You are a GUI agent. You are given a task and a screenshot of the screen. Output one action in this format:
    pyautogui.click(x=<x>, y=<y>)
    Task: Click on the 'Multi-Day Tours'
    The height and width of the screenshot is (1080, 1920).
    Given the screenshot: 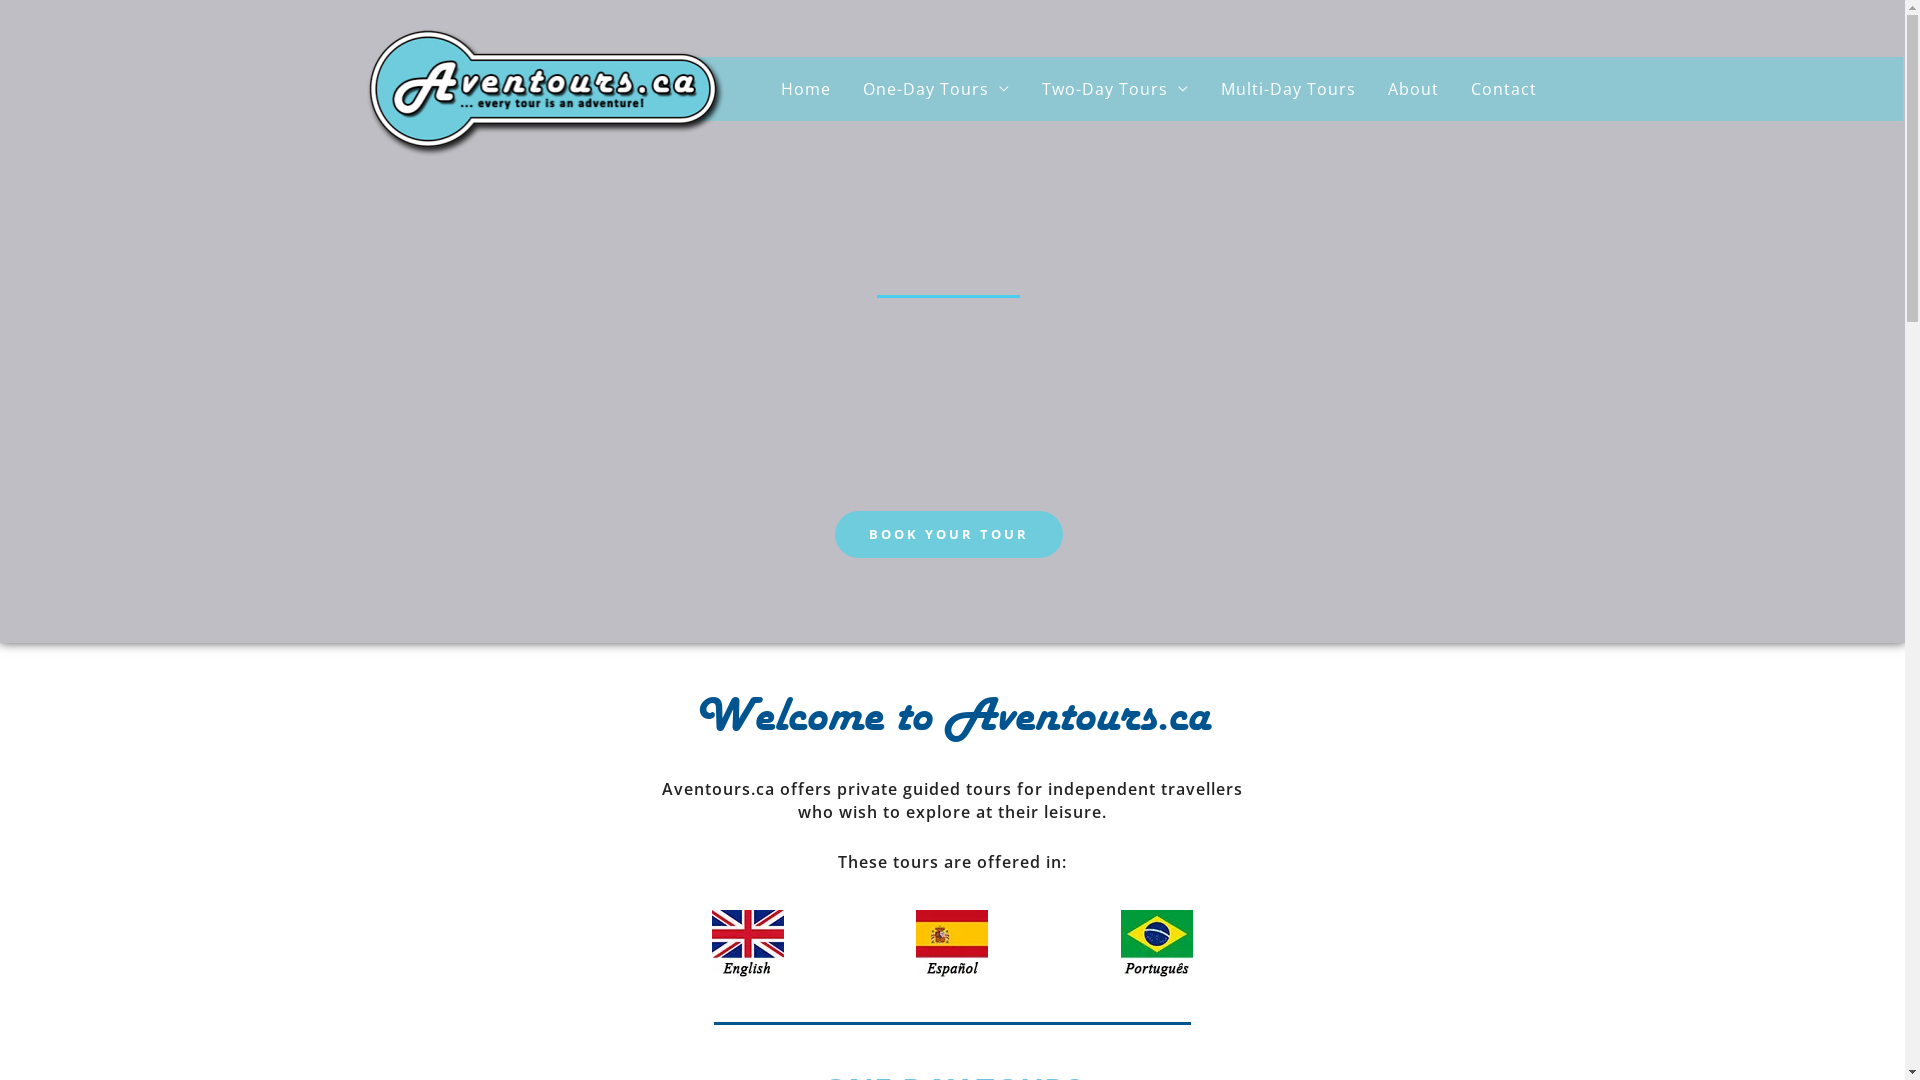 What is the action you would take?
    pyautogui.click(x=1287, y=87)
    